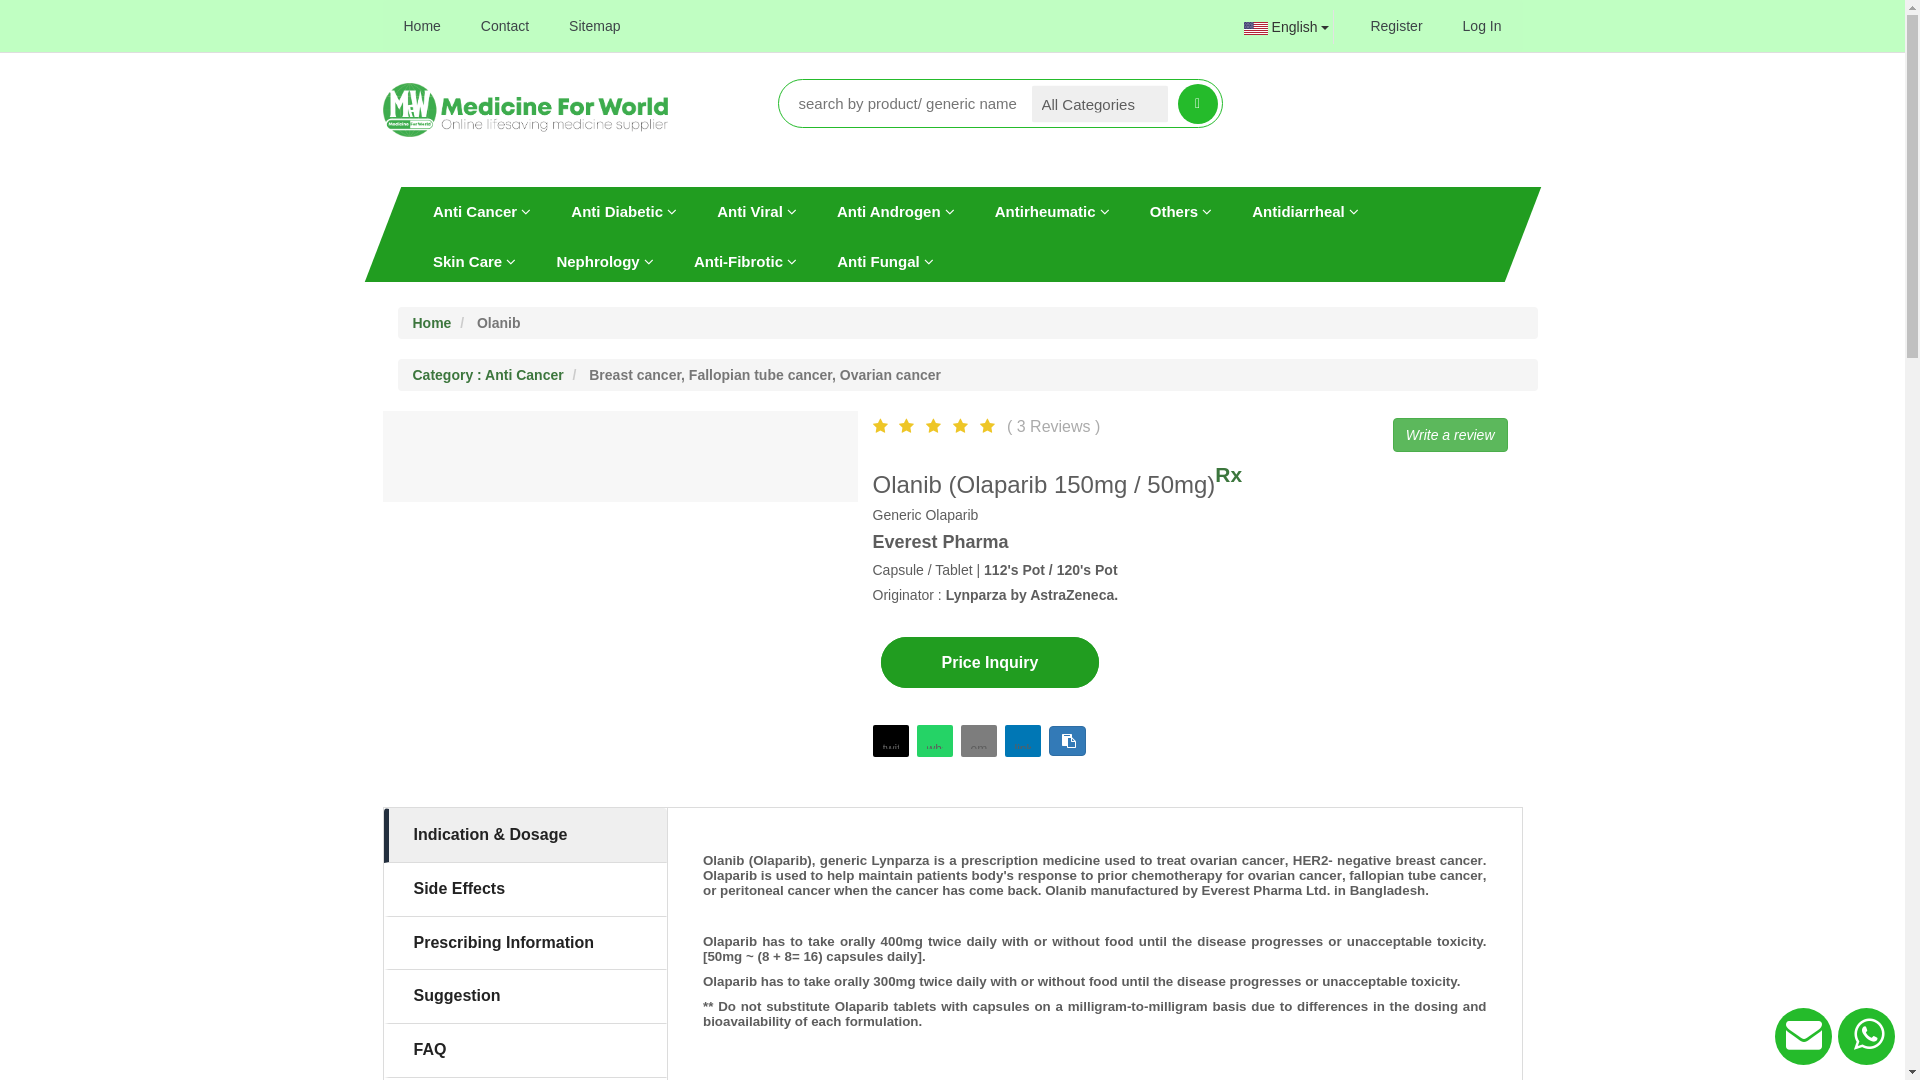 The height and width of the screenshot is (1080, 1920). I want to click on 'Side Effects', so click(526, 888).